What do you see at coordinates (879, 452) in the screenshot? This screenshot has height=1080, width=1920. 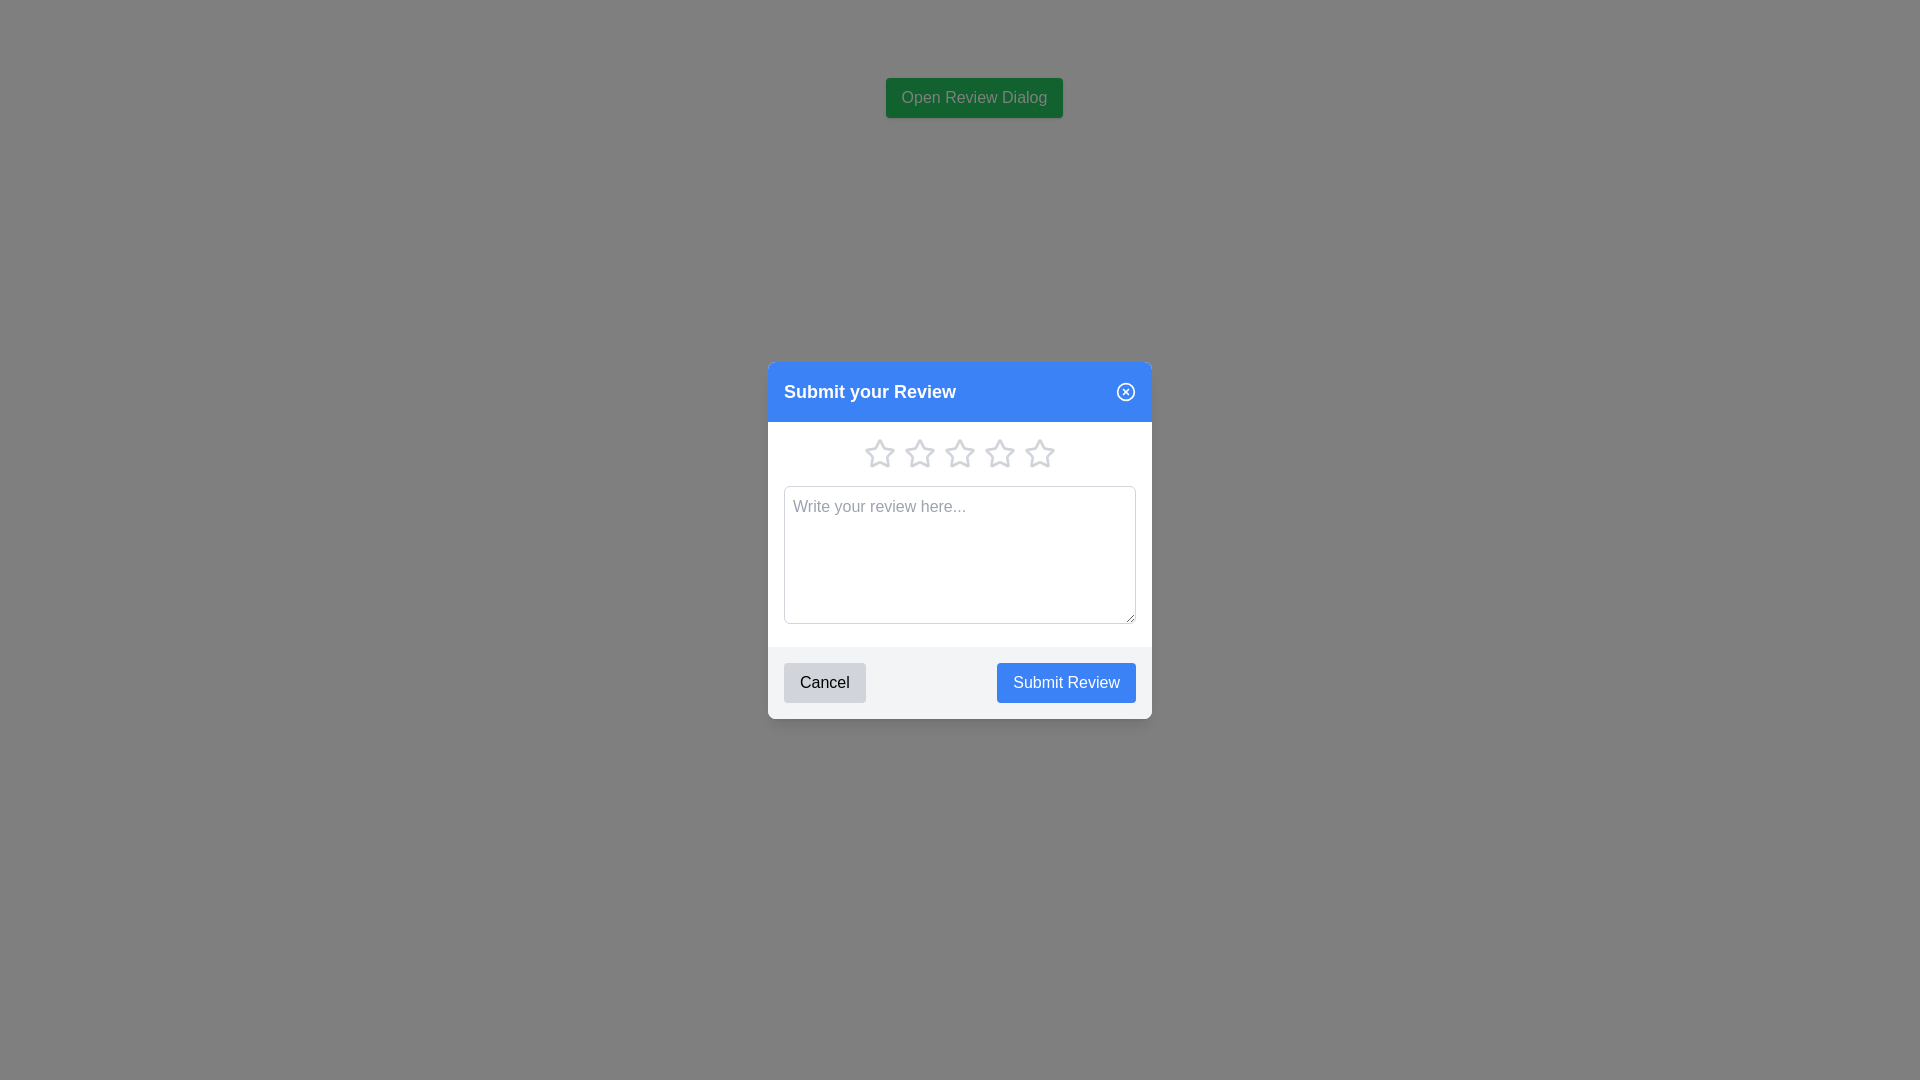 I see `the first star icon in the rating selection` at bounding box center [879, 452].